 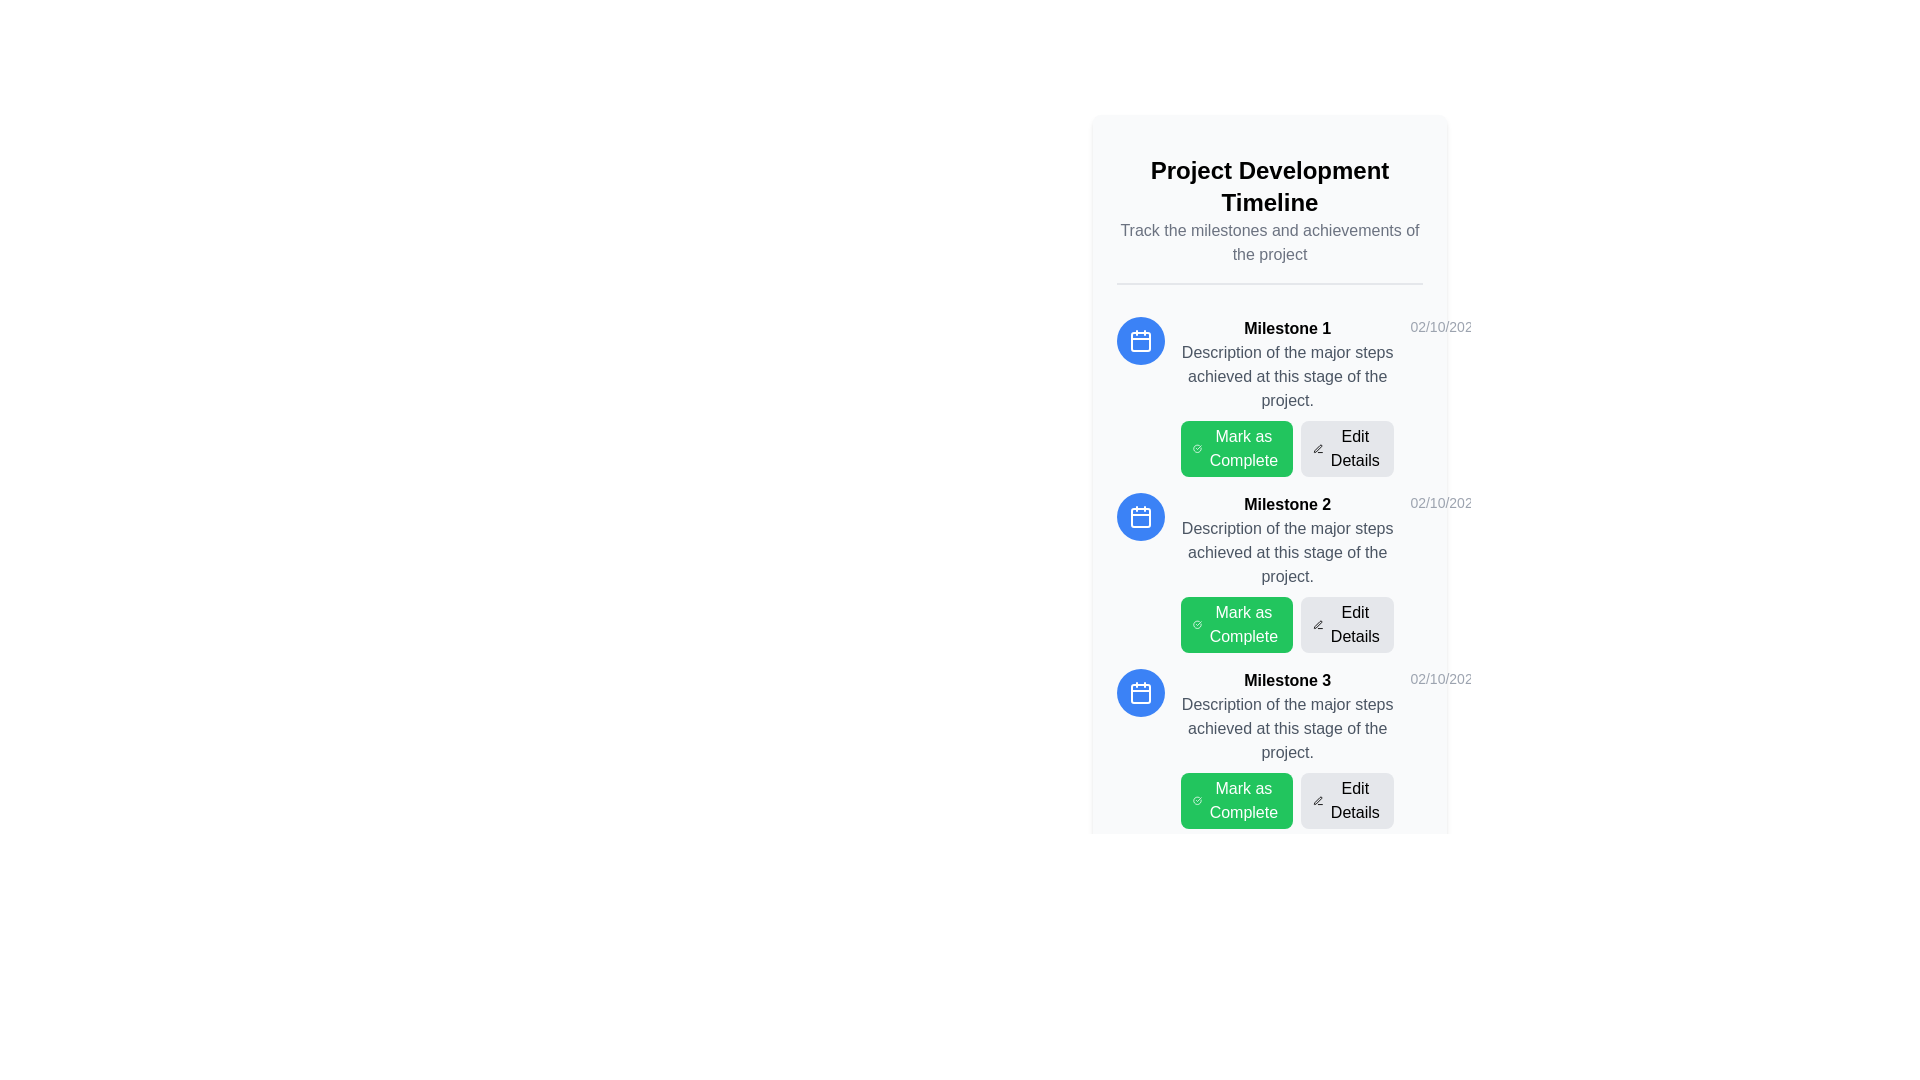 I want to click on the Icon Button labeled 'Edit Details' in the 'Milestone 3' section, which signifies an editing functionality, so click(x=1318, y=800).